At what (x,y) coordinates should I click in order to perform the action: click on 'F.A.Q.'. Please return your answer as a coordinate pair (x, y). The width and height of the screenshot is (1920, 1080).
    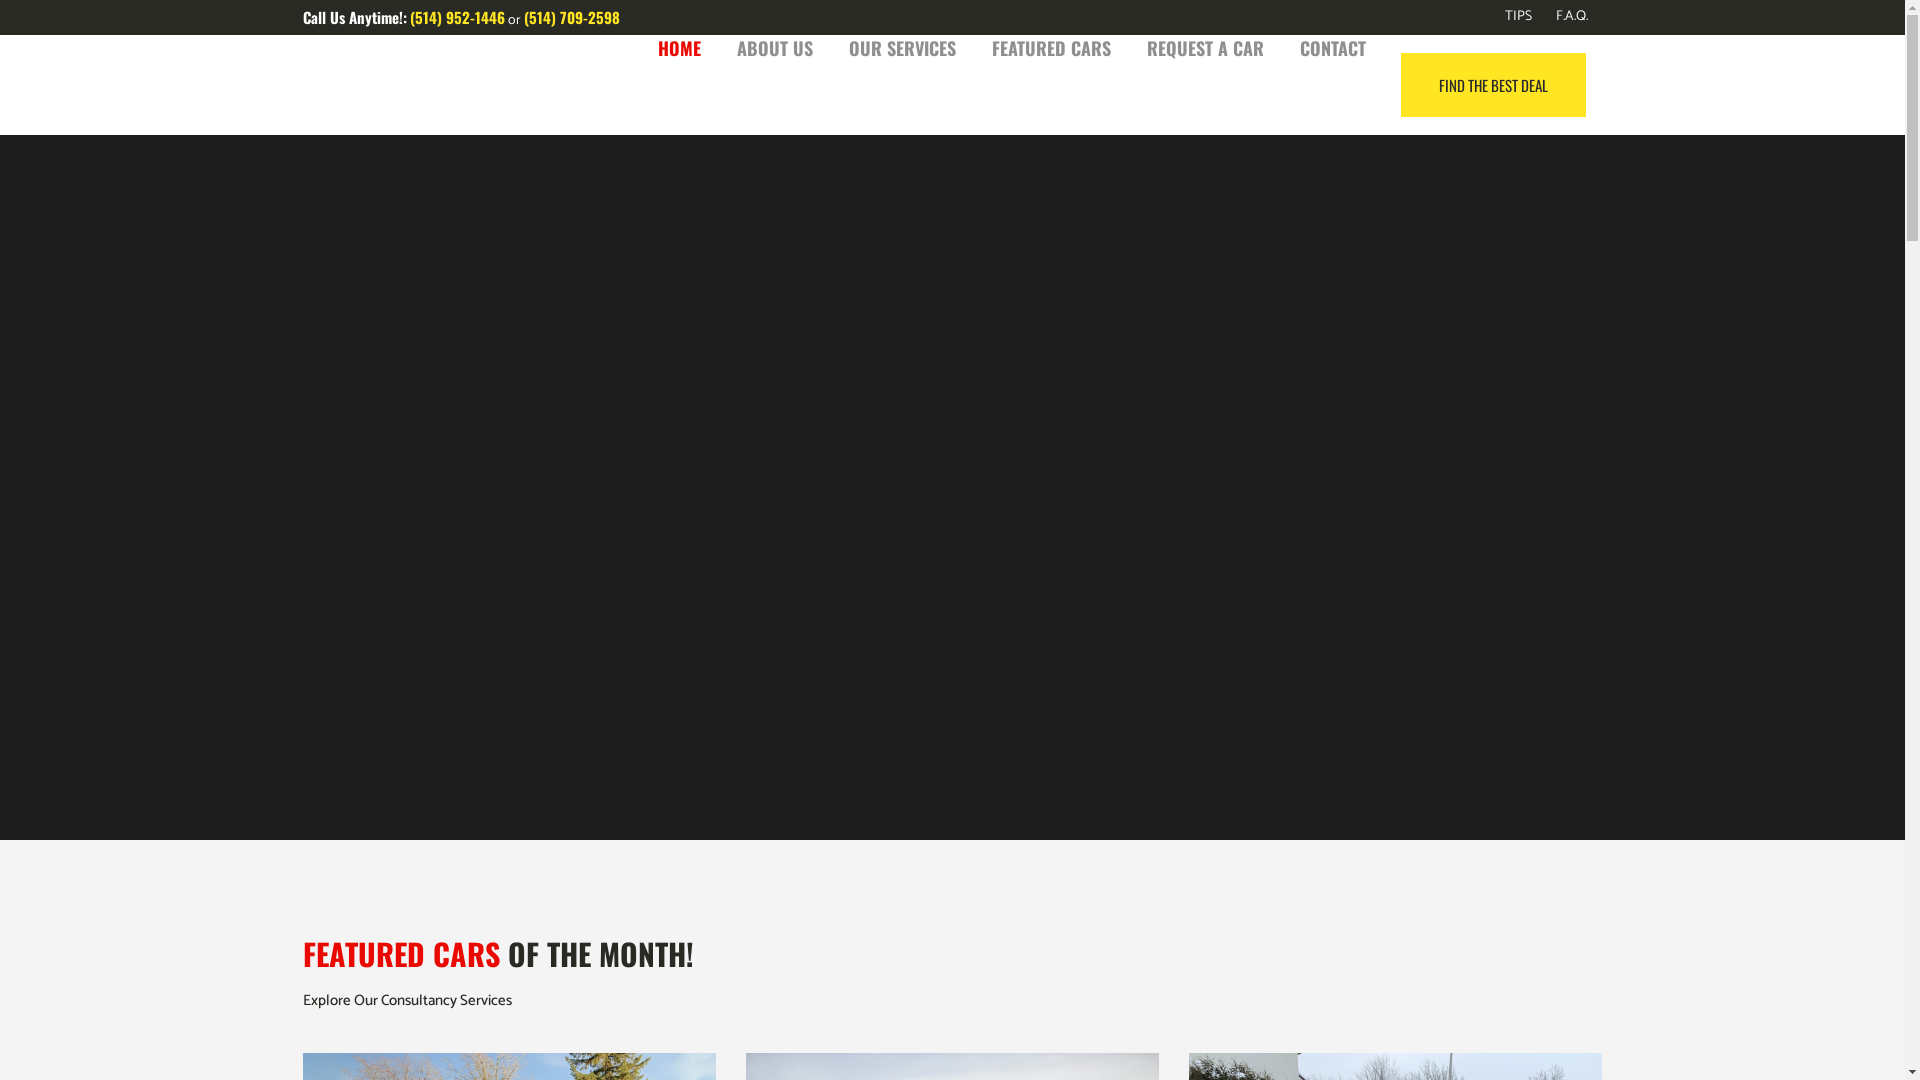
    Looking at the image, I should click on (1559, 16).